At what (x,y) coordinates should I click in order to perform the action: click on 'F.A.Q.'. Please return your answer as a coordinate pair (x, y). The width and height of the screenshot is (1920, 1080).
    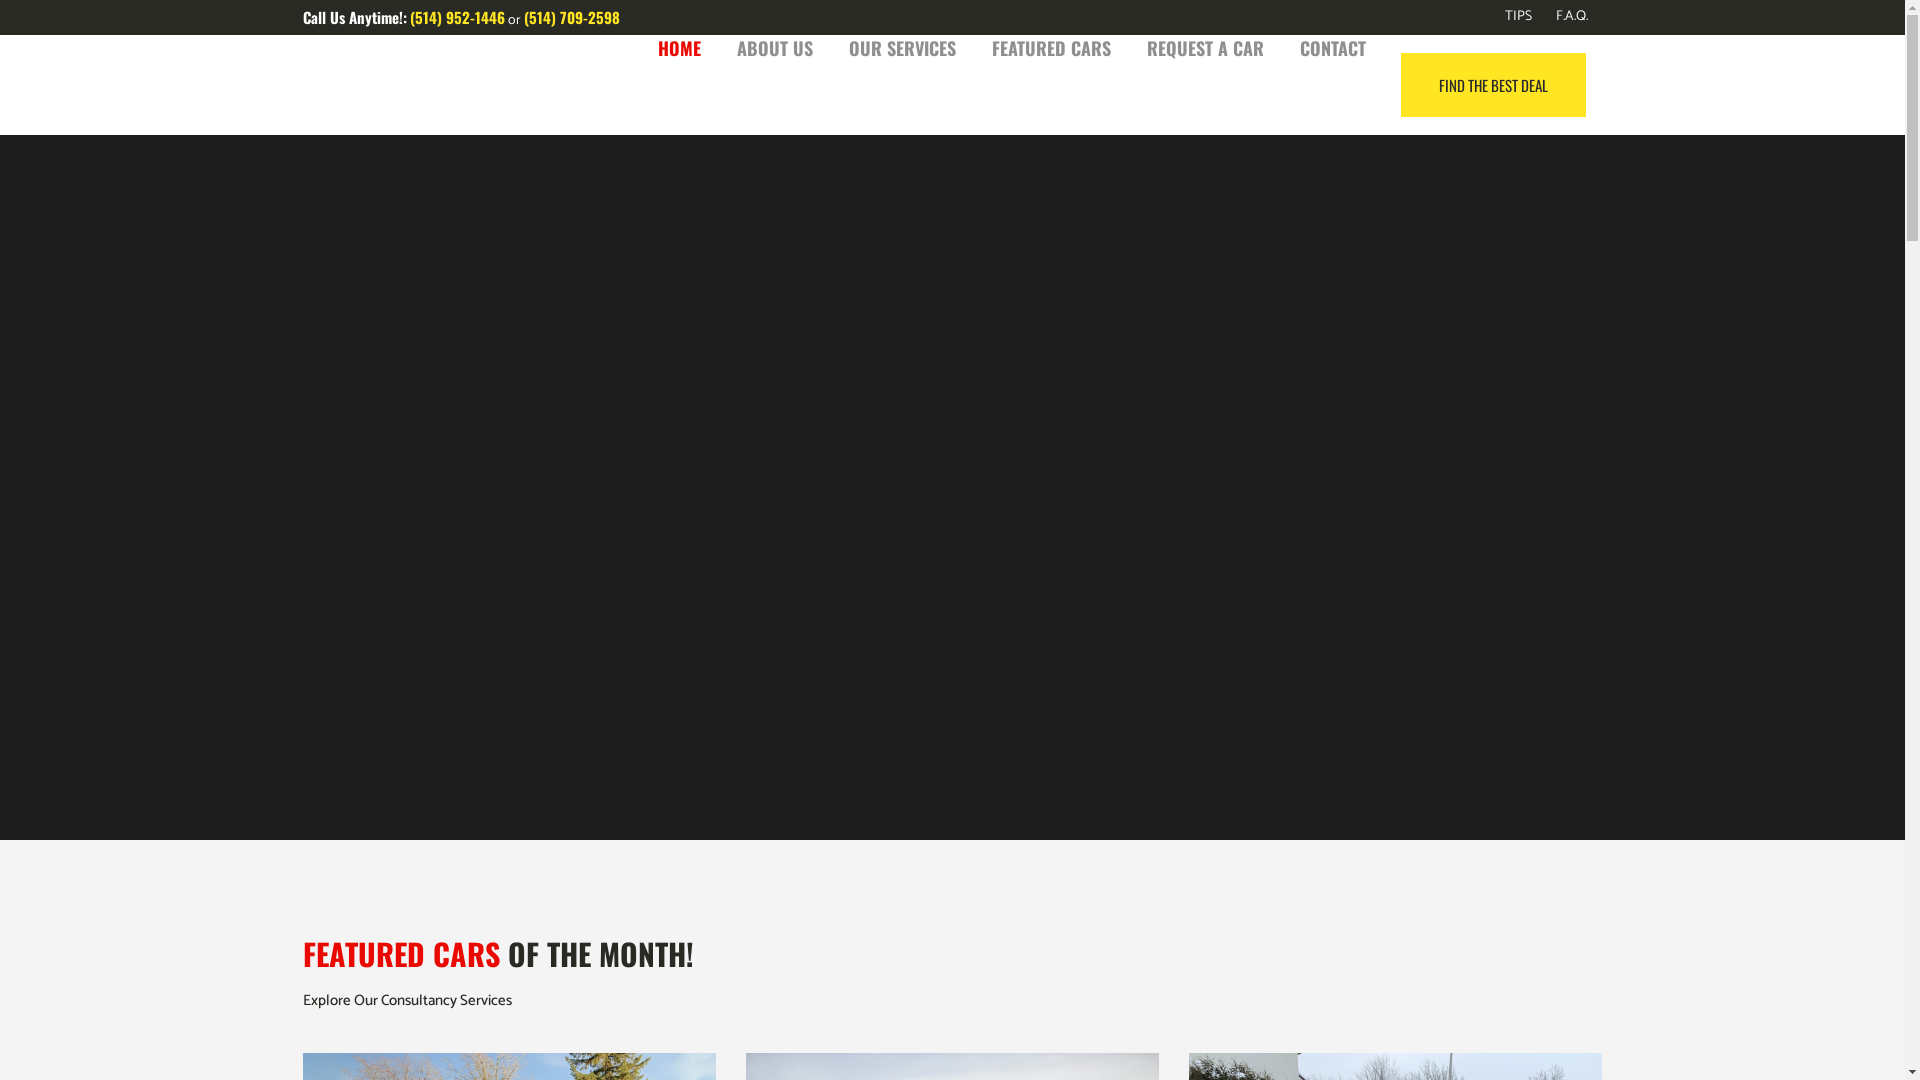
    Looking at the image, I should click on (1559, 16).